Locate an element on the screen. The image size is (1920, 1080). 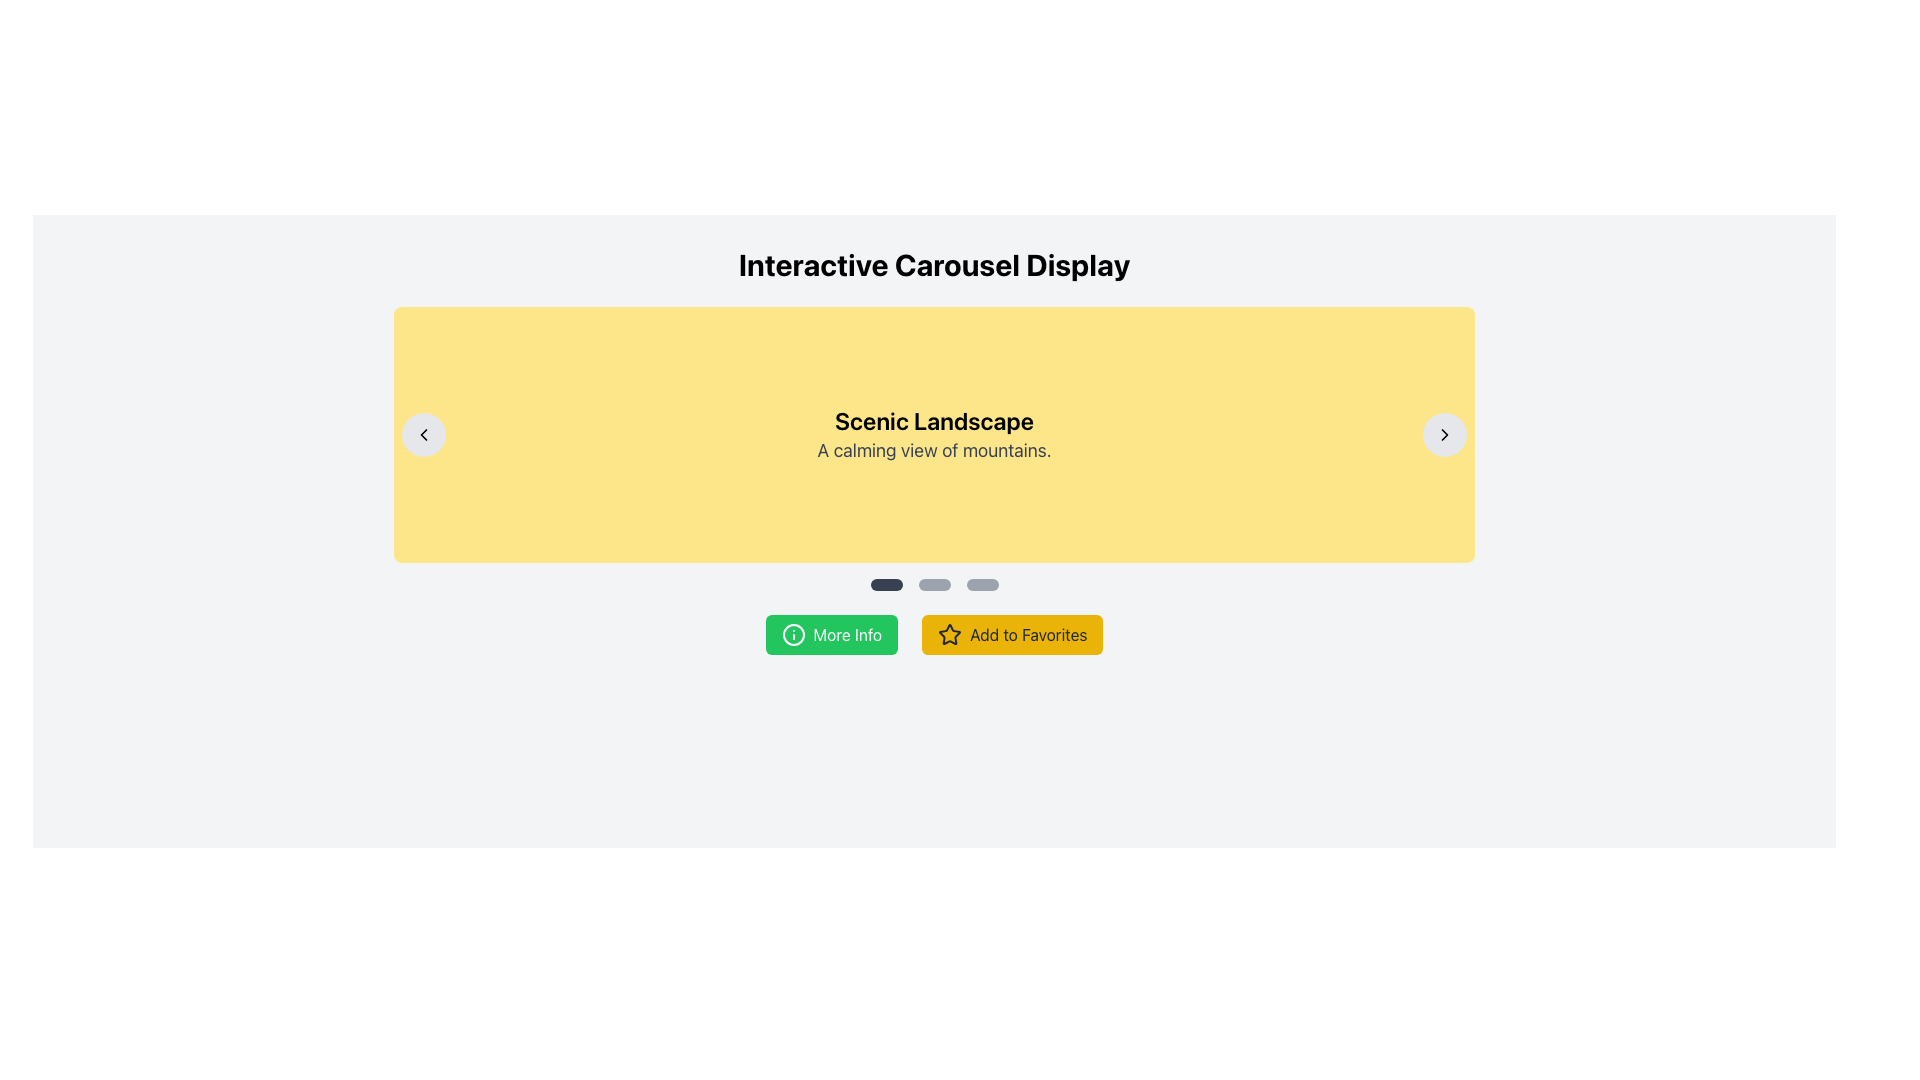
the right-hand navigation arrow icon in the circular gray button to trigger hover effects is located at coordinates (1445, 434).